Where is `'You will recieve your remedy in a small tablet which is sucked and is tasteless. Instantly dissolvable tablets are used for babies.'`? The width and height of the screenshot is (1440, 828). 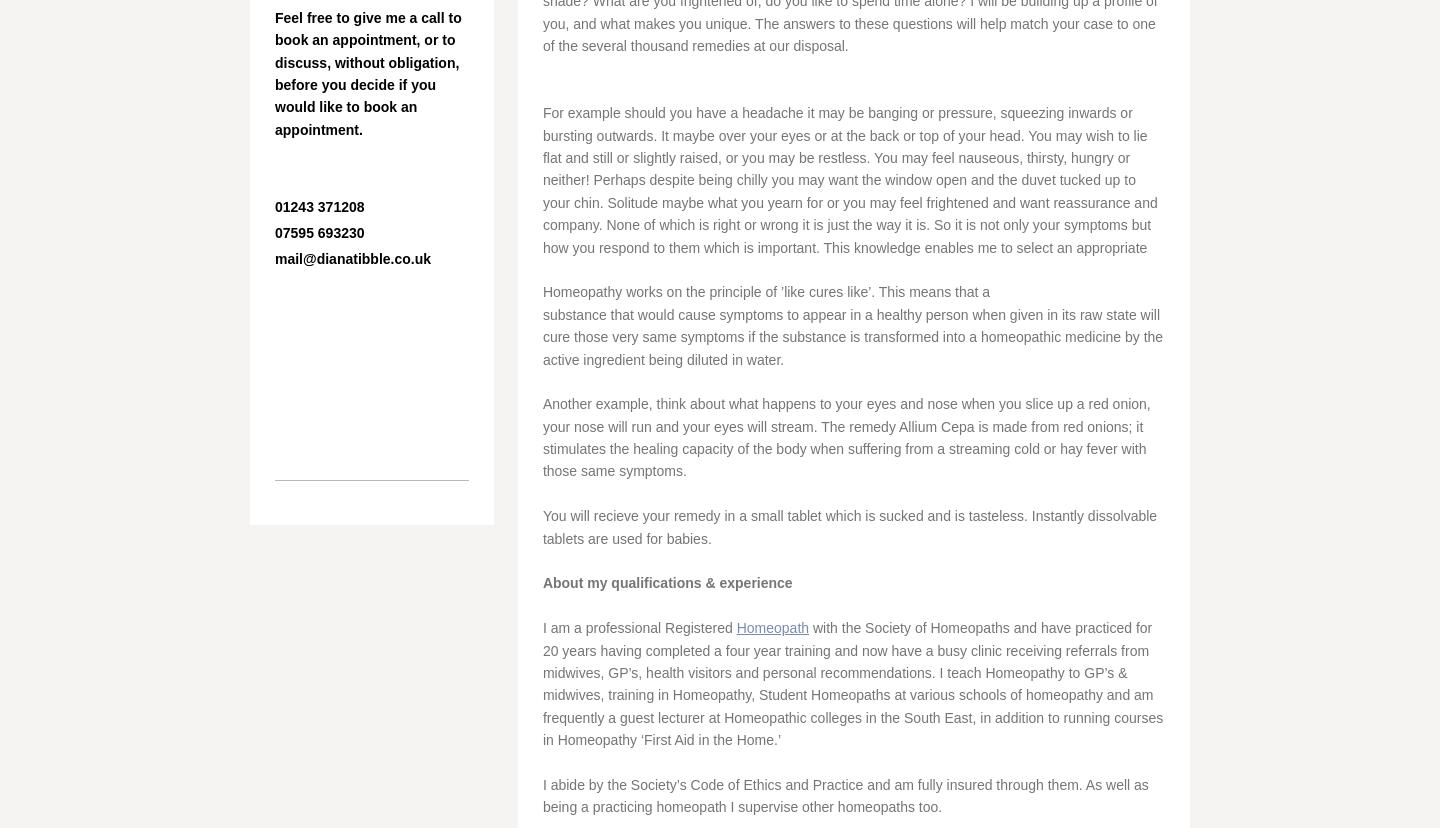 'You will recieve your remedy in a small tablet which is sucked and is tasteless. Instantly dissolvable tablets are used for babies.' is located at coordinates (848, 526).